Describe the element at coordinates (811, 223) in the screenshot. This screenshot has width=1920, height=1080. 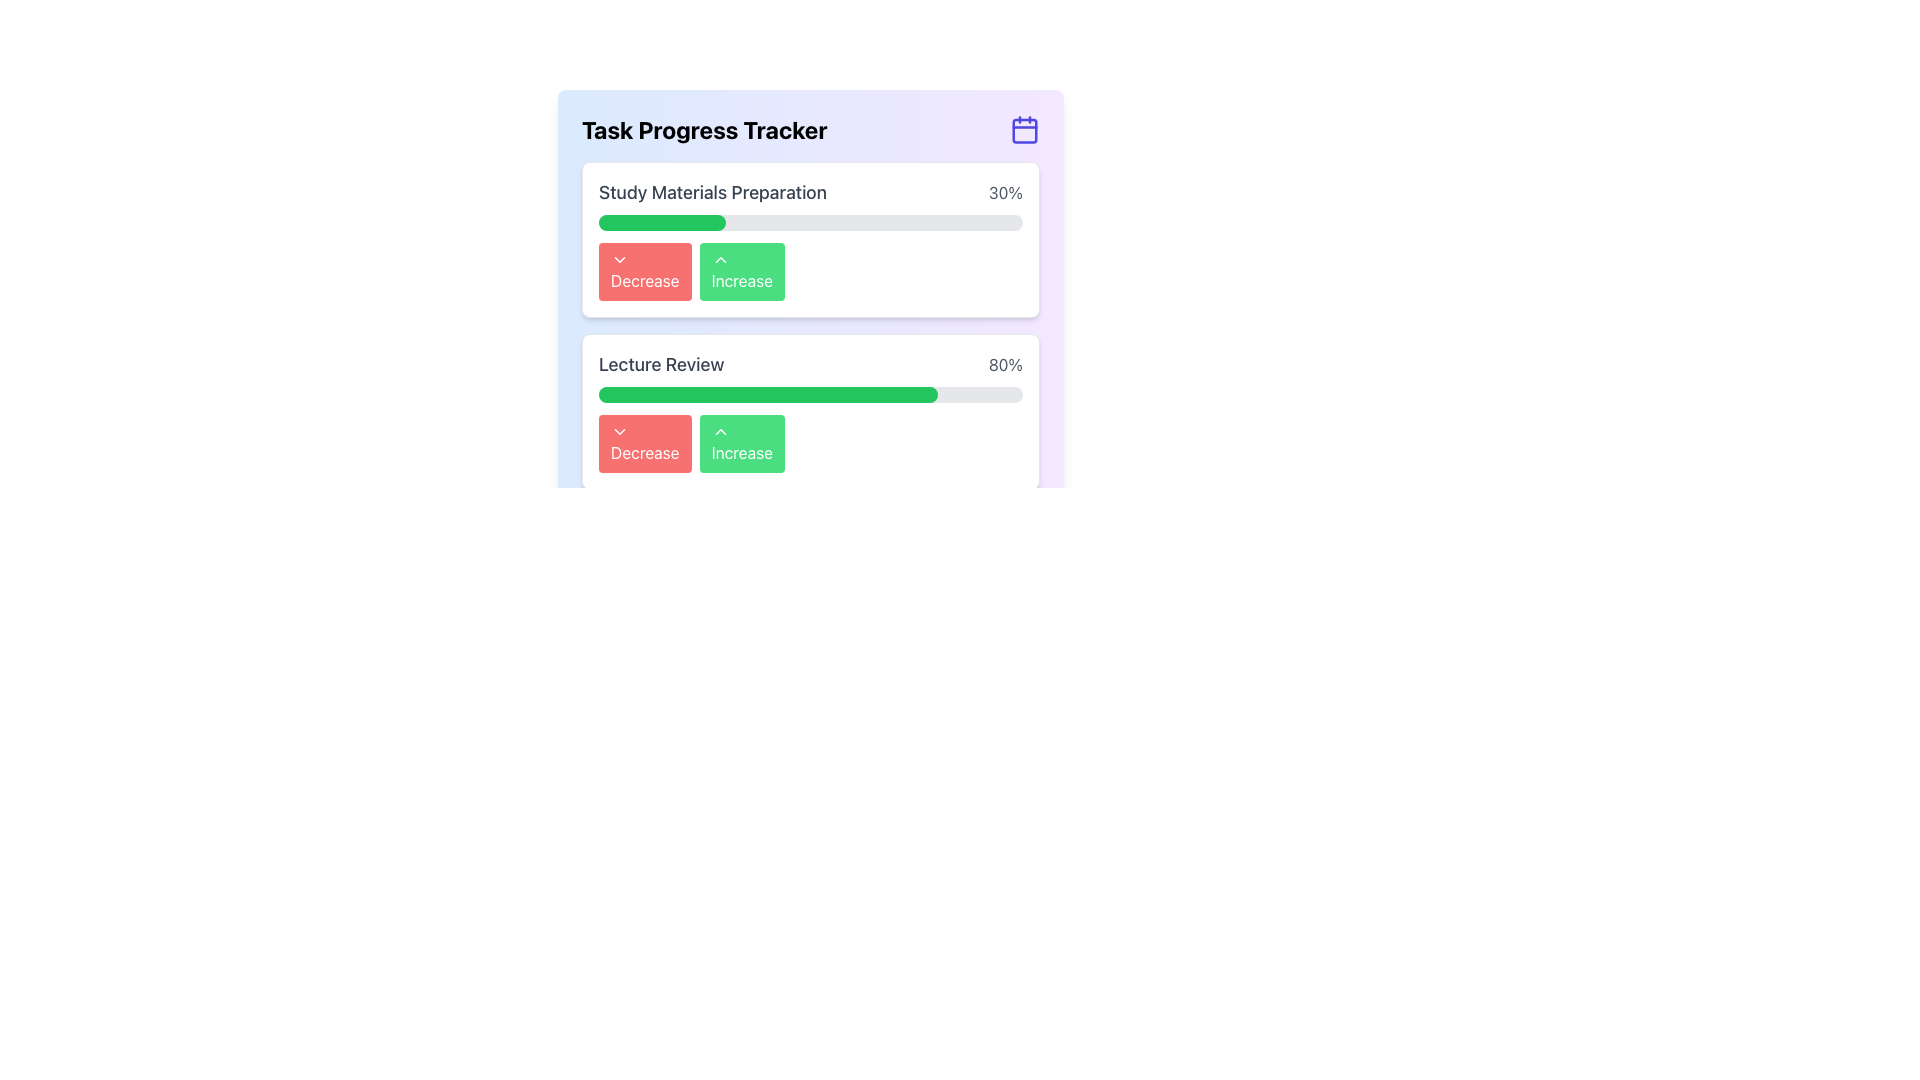
I see `progress bar element representing completion percentage, located below the 'Study Materials Preparation' text and above the 'Decrease' and 'Increase' buttons` at that location.